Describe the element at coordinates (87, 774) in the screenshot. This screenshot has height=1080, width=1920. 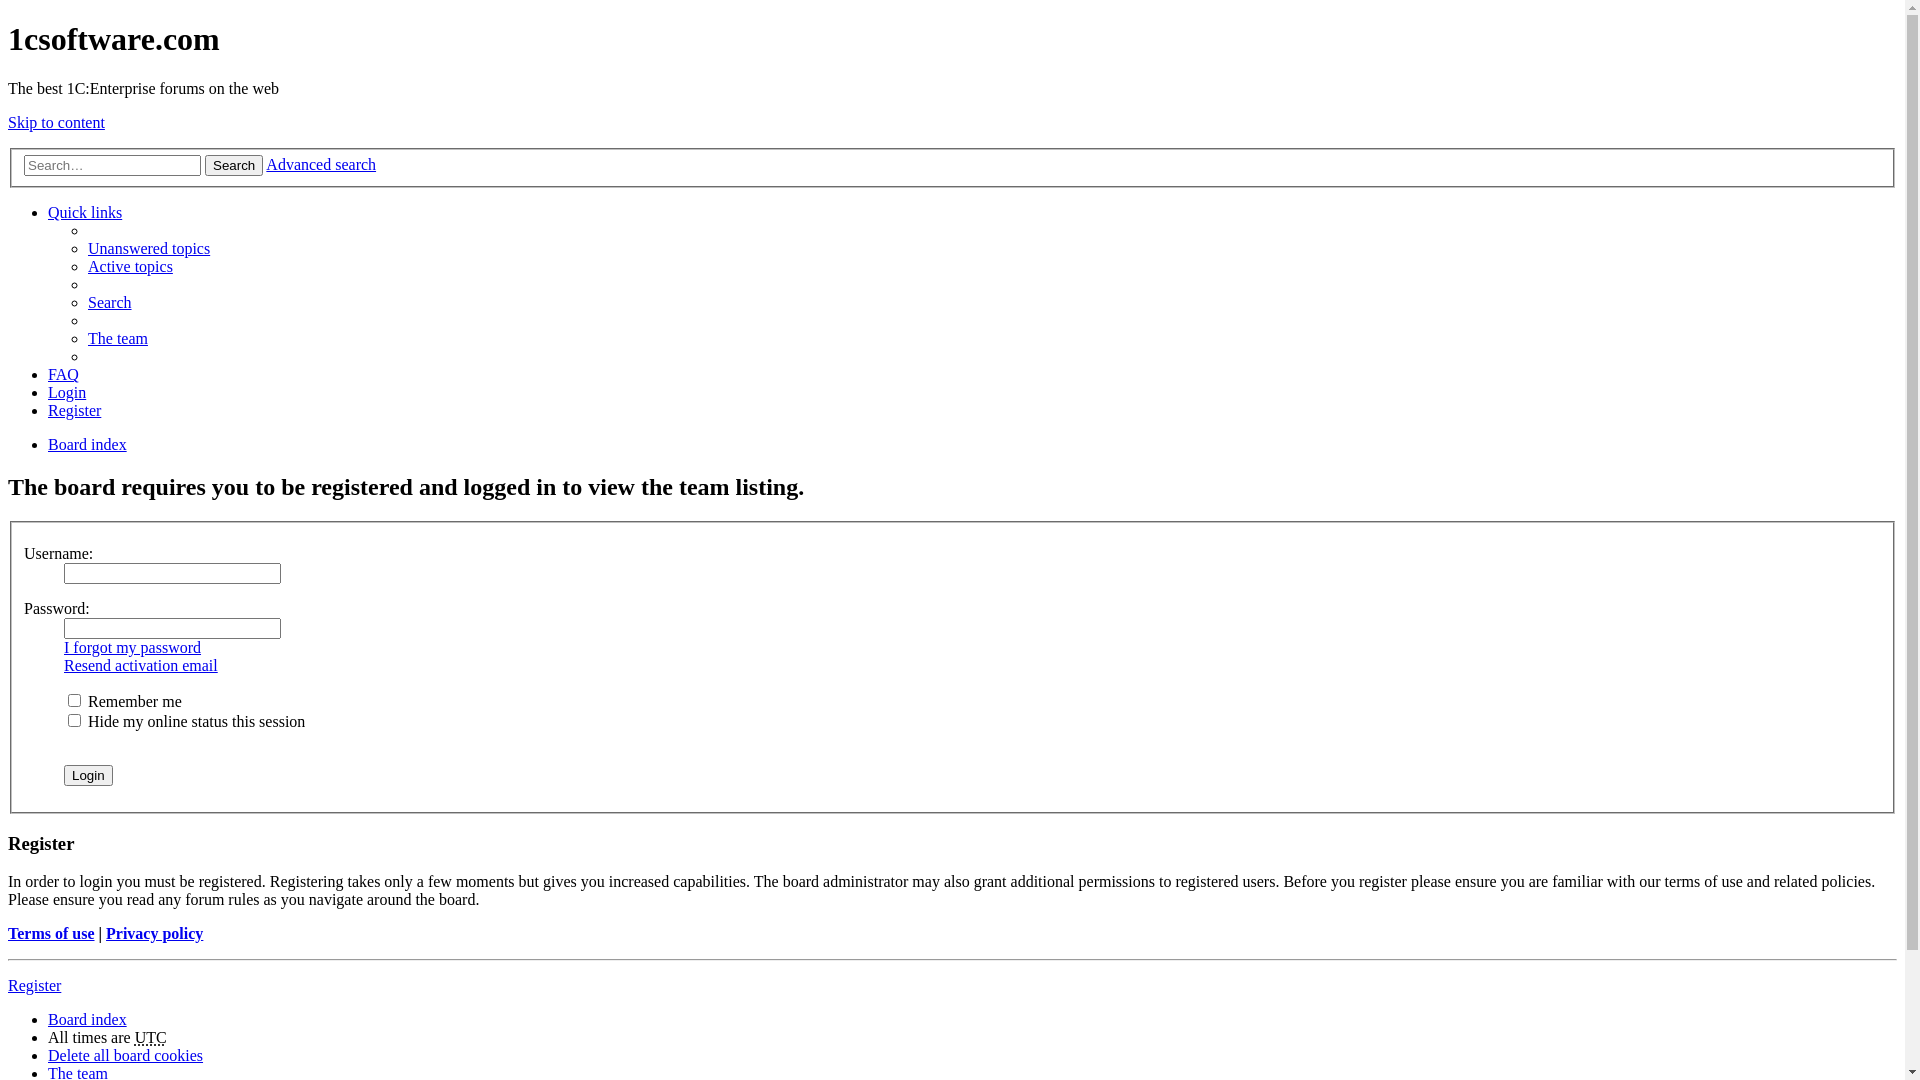
I see `'Login'` at that location.